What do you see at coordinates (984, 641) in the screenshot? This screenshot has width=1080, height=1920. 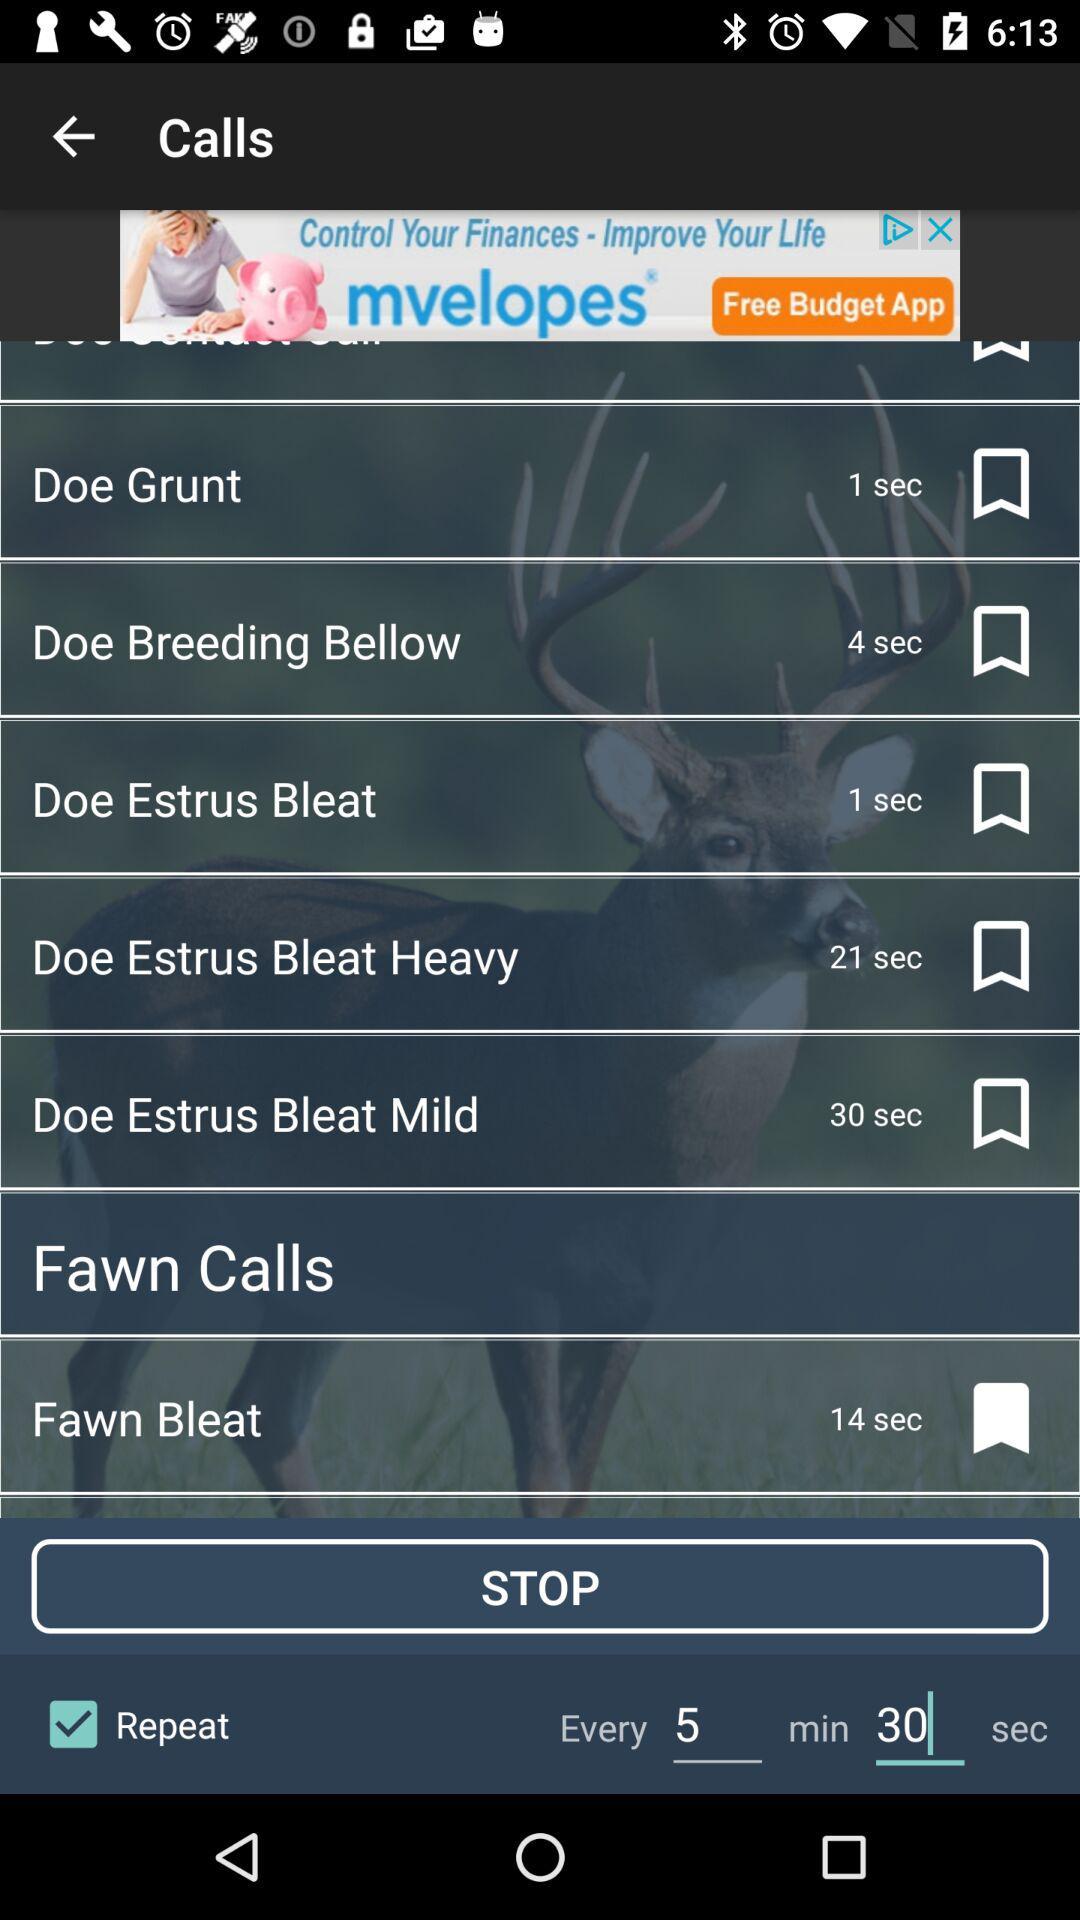 I see `the bookmark icon` at bounding box center [984, 641].